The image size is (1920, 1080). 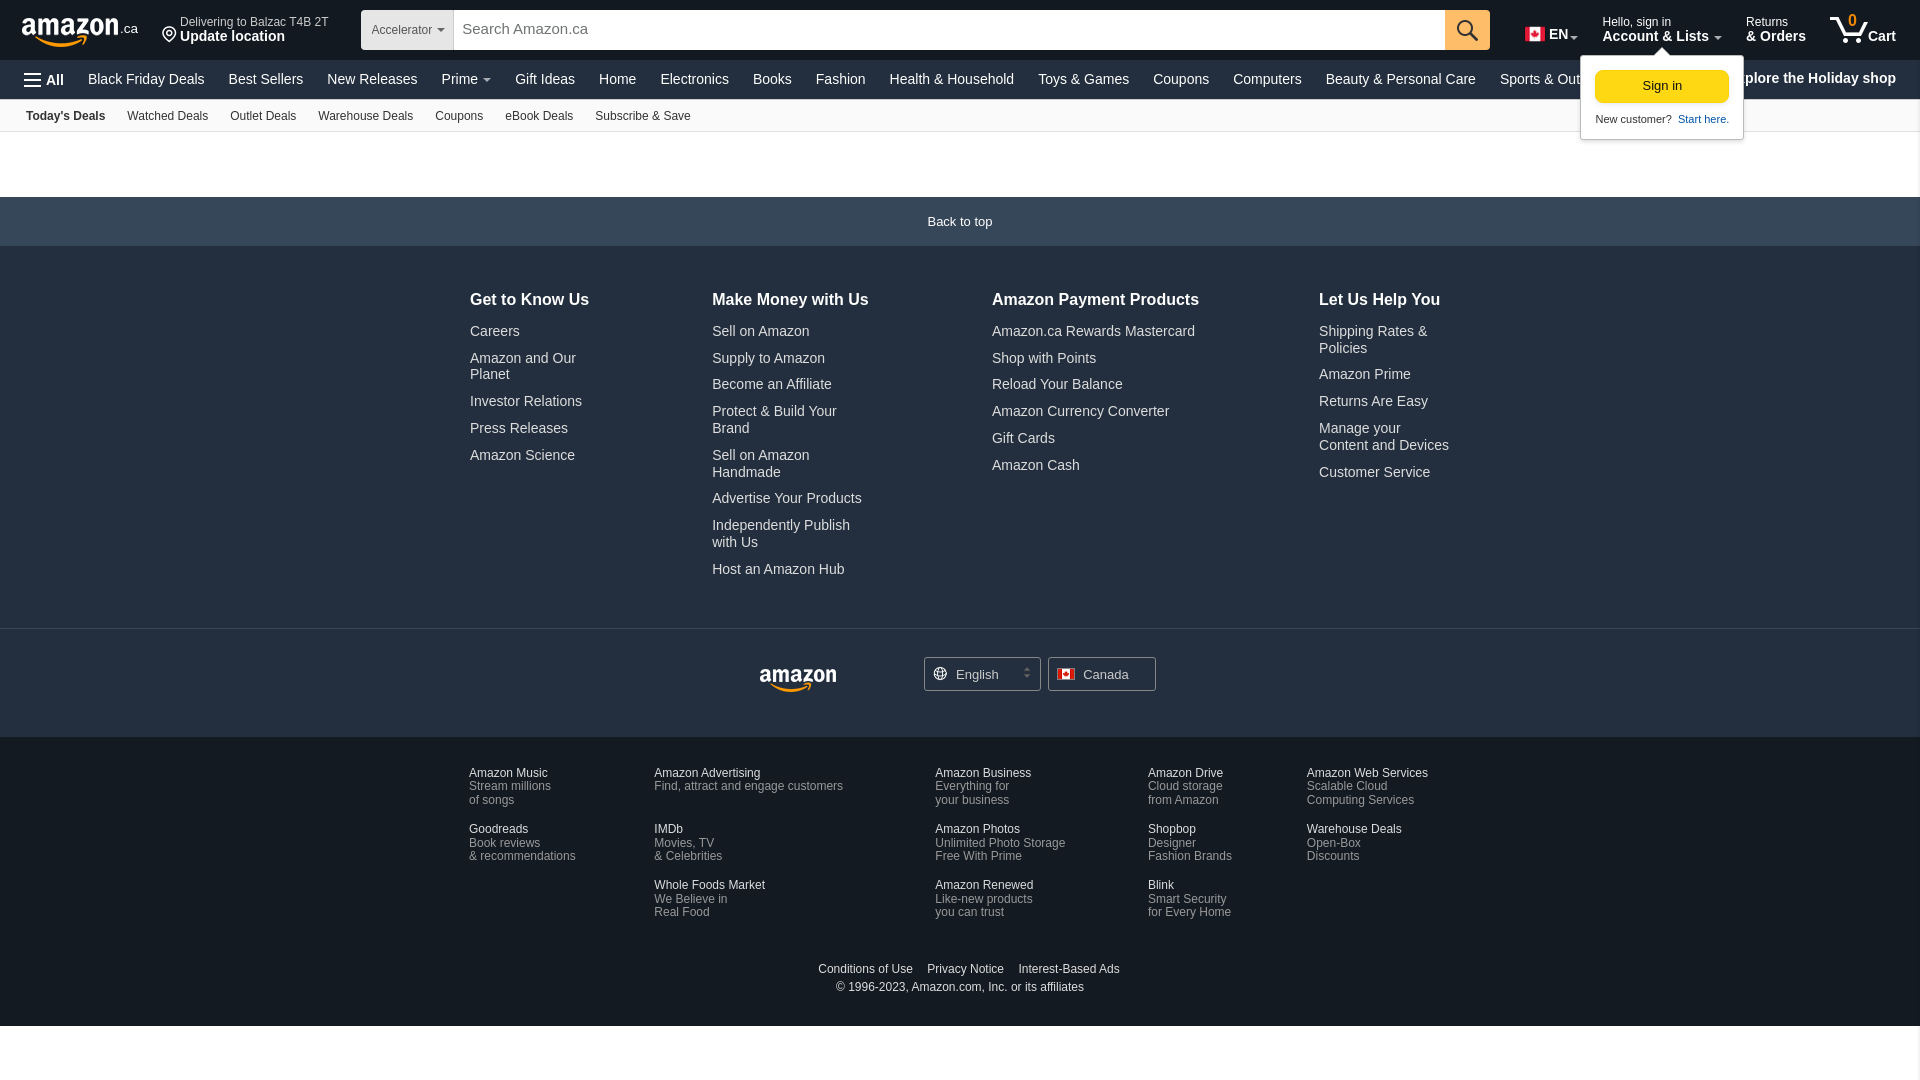 What do you see at coordinates (145, 77) in the screenshot?
I see `'Black Friday Deals'` at bounding box center [145, 77].